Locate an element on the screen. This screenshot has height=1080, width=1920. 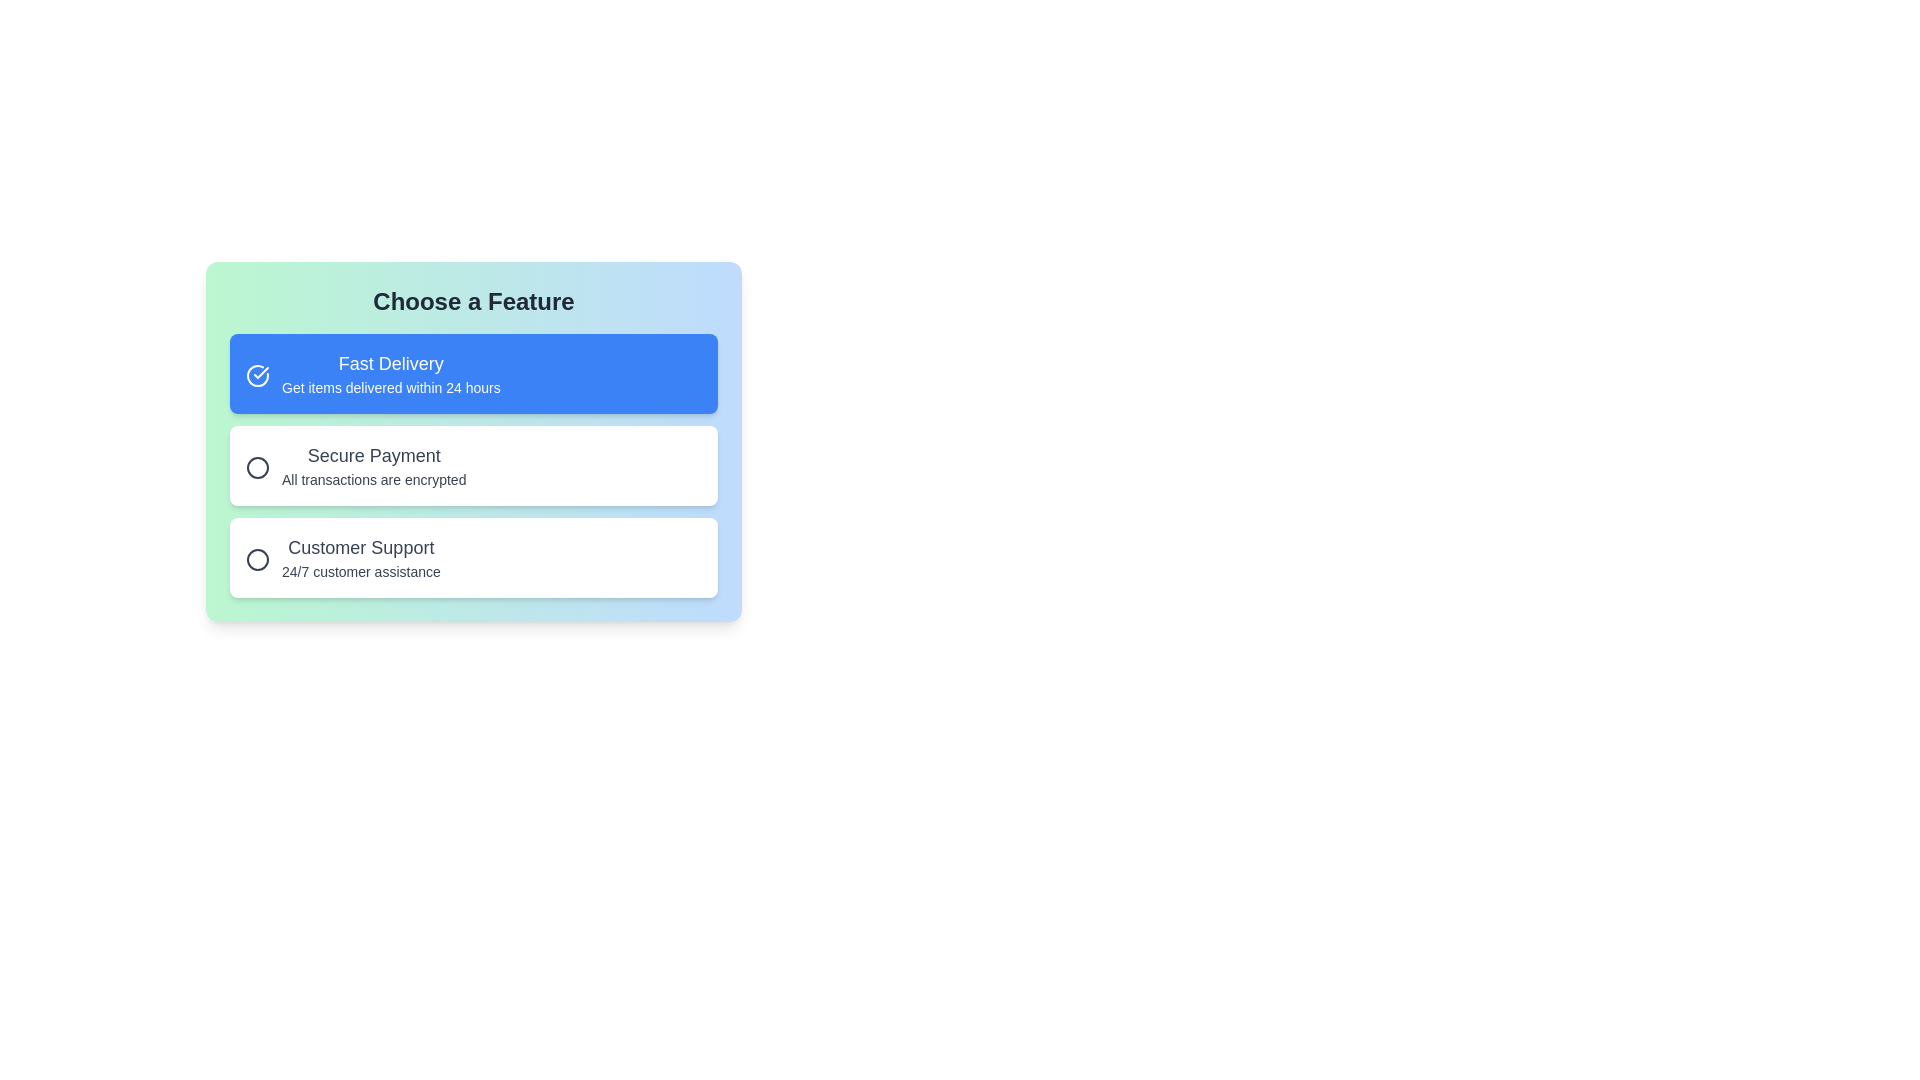
the 'Fast Delivery' card, which is the first card in a vertically arranged list of three cards, to select this feature option is located at coordinates (473, 374).